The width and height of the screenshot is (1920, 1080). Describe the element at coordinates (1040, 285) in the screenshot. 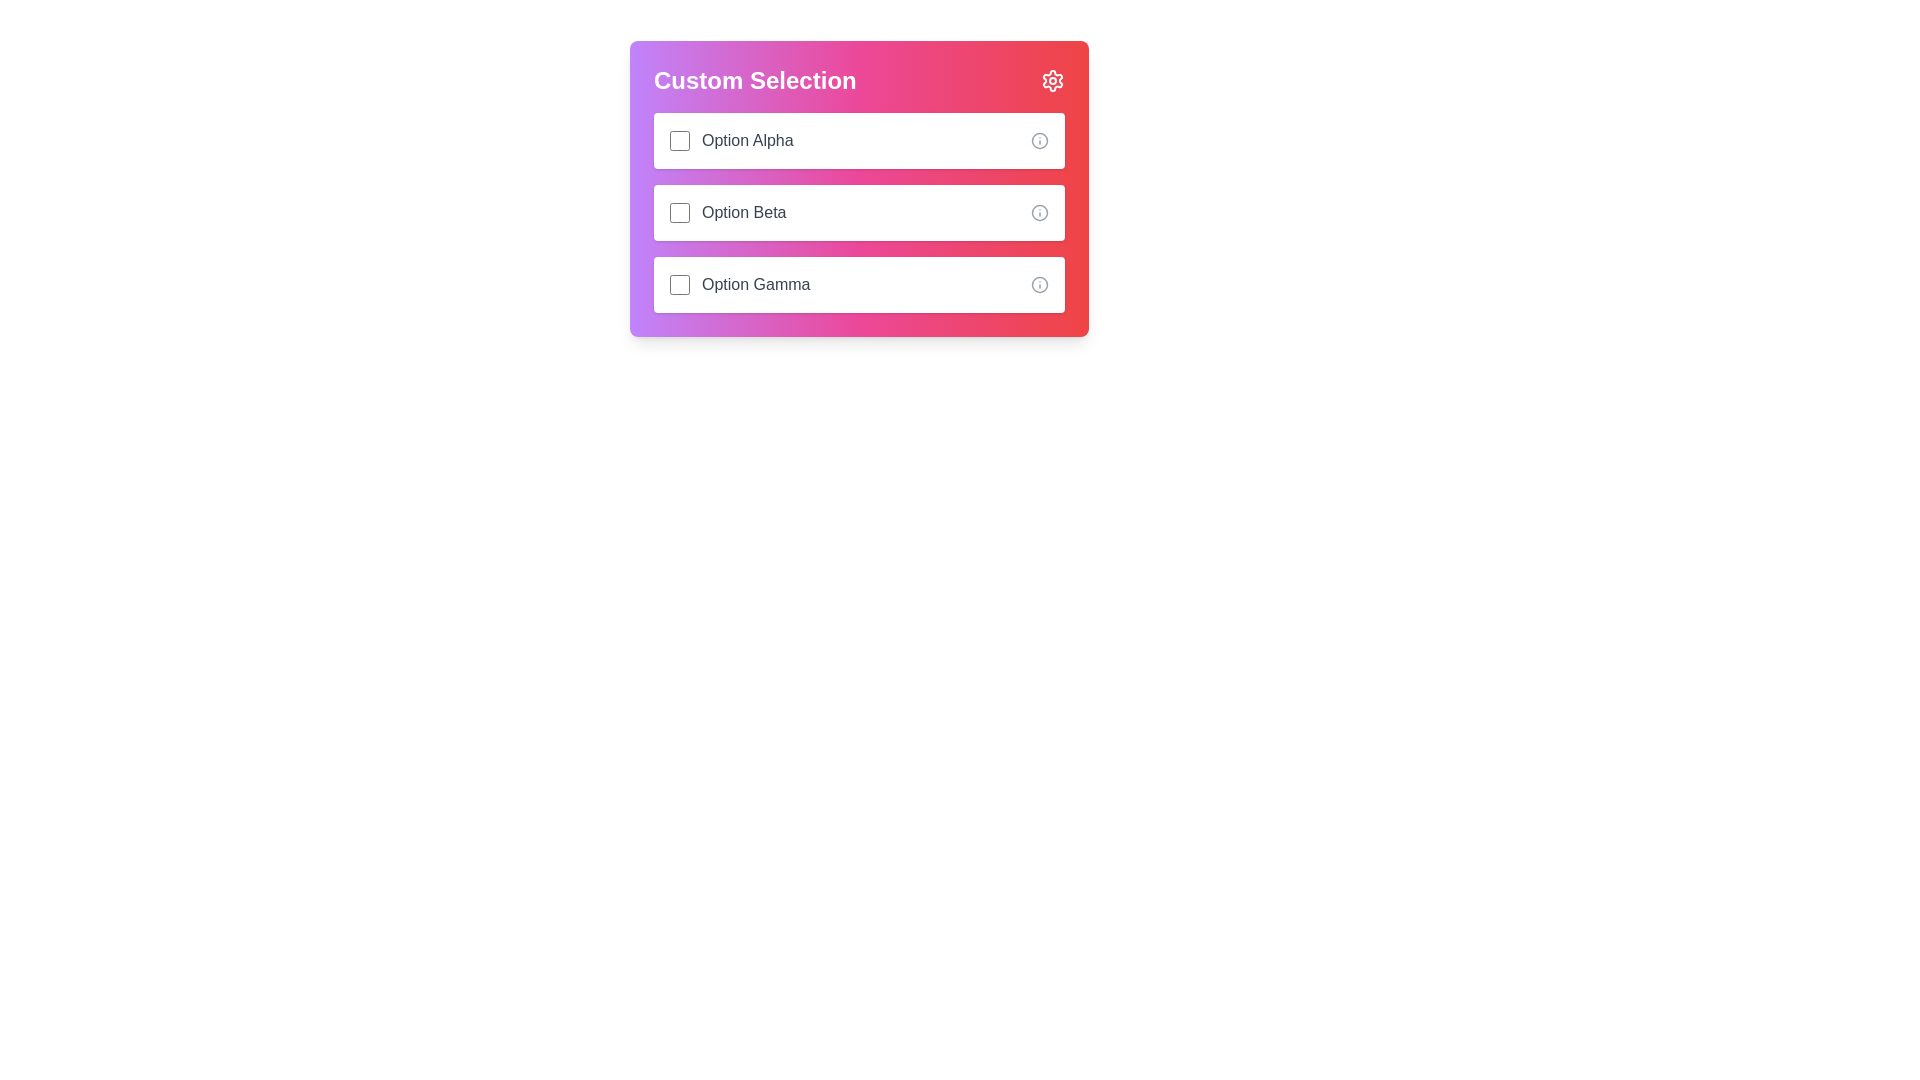

I see `info button next to the option labeled Option Gamma` at that location.